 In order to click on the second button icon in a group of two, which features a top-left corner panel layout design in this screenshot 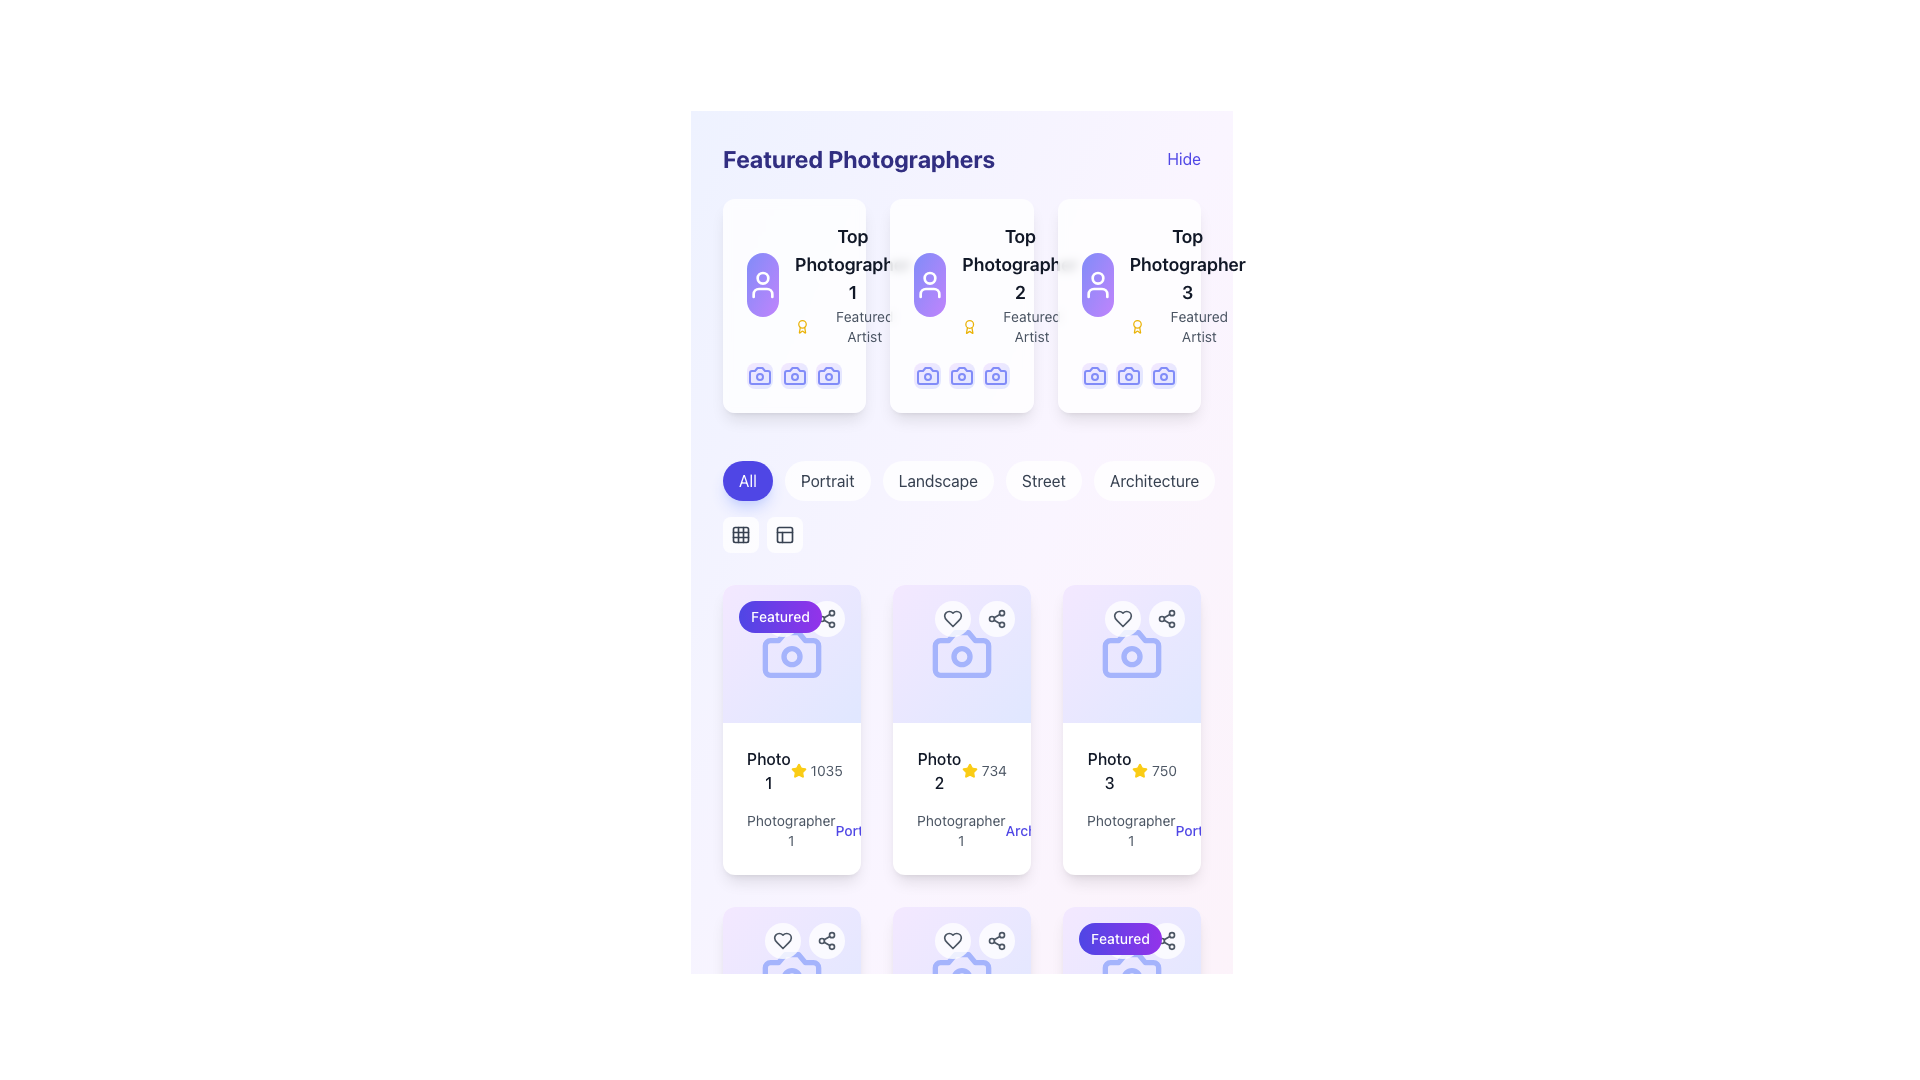, I will do `click(784, 534)`.